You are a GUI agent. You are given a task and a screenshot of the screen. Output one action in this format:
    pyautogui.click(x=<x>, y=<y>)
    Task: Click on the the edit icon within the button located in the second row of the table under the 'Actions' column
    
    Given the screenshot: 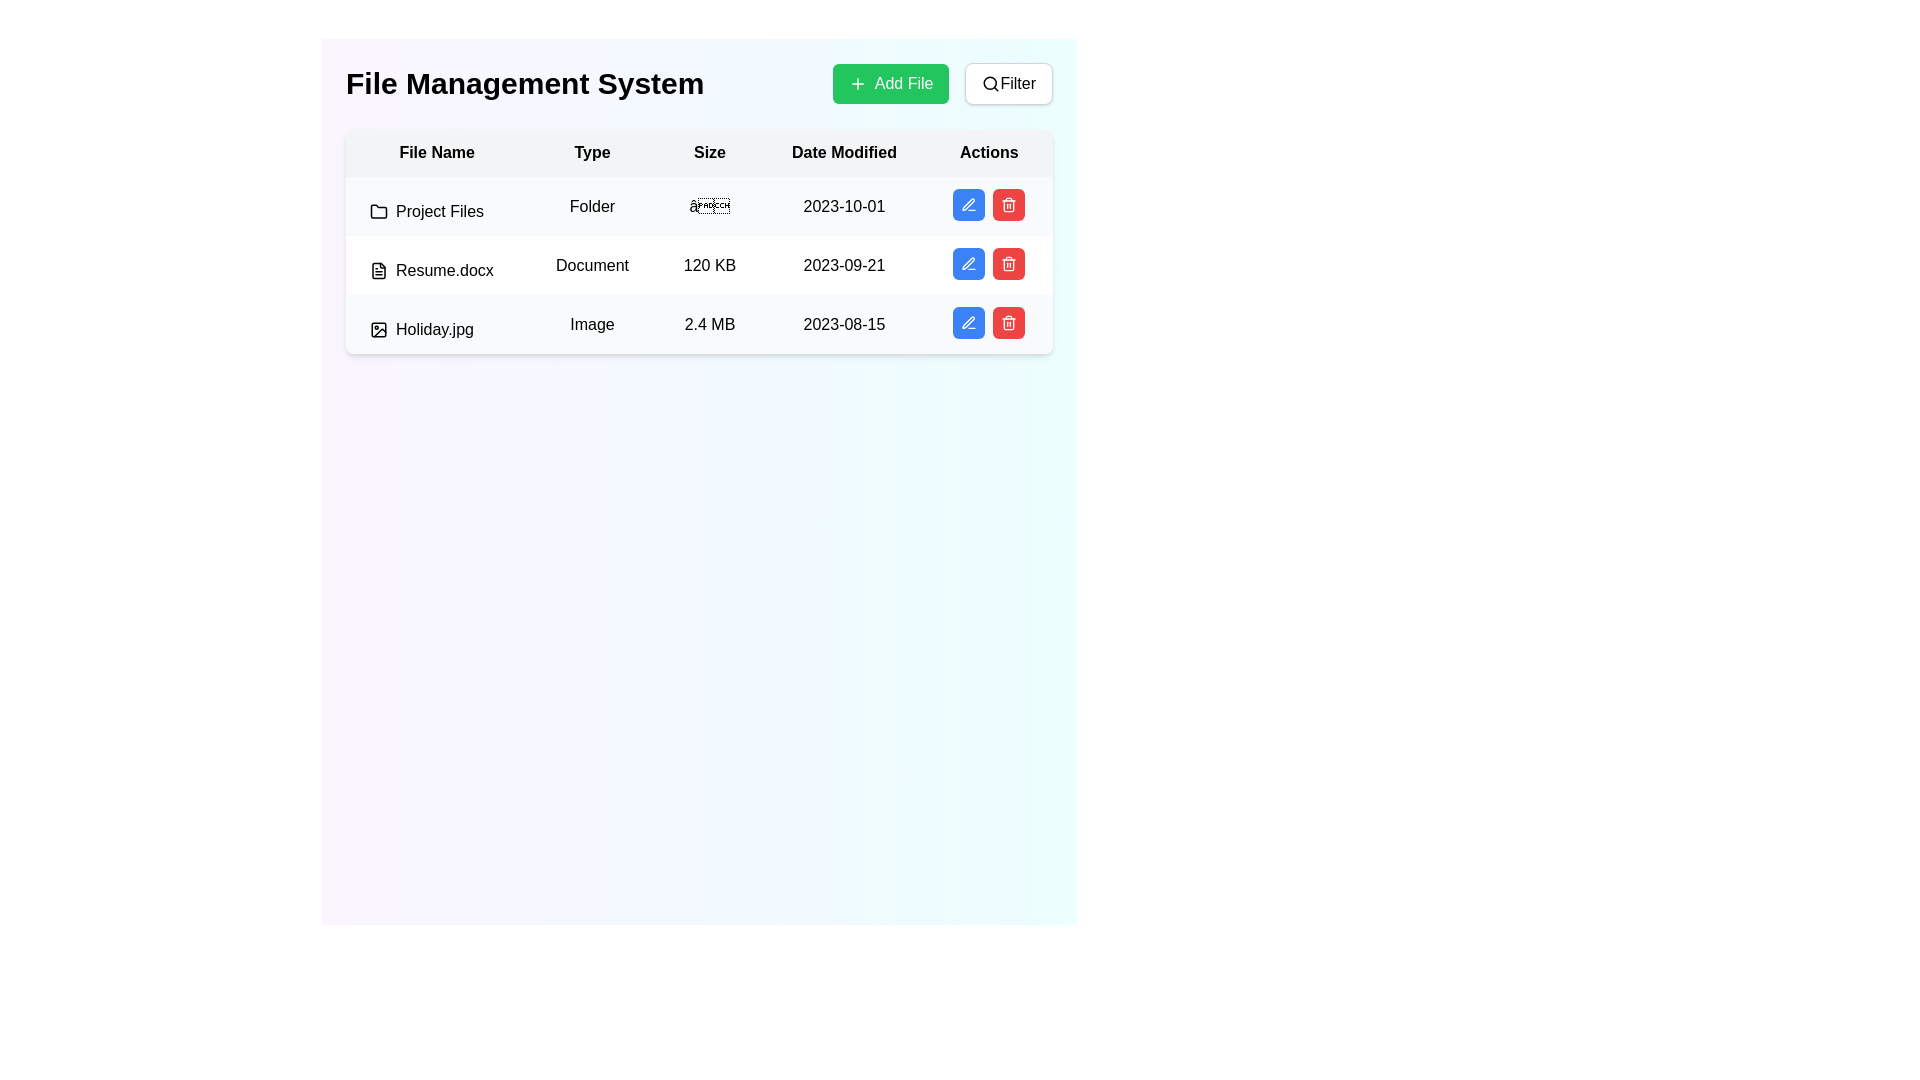 What is the action you would take?
    pyautogui.click(x=969, y=204)
    